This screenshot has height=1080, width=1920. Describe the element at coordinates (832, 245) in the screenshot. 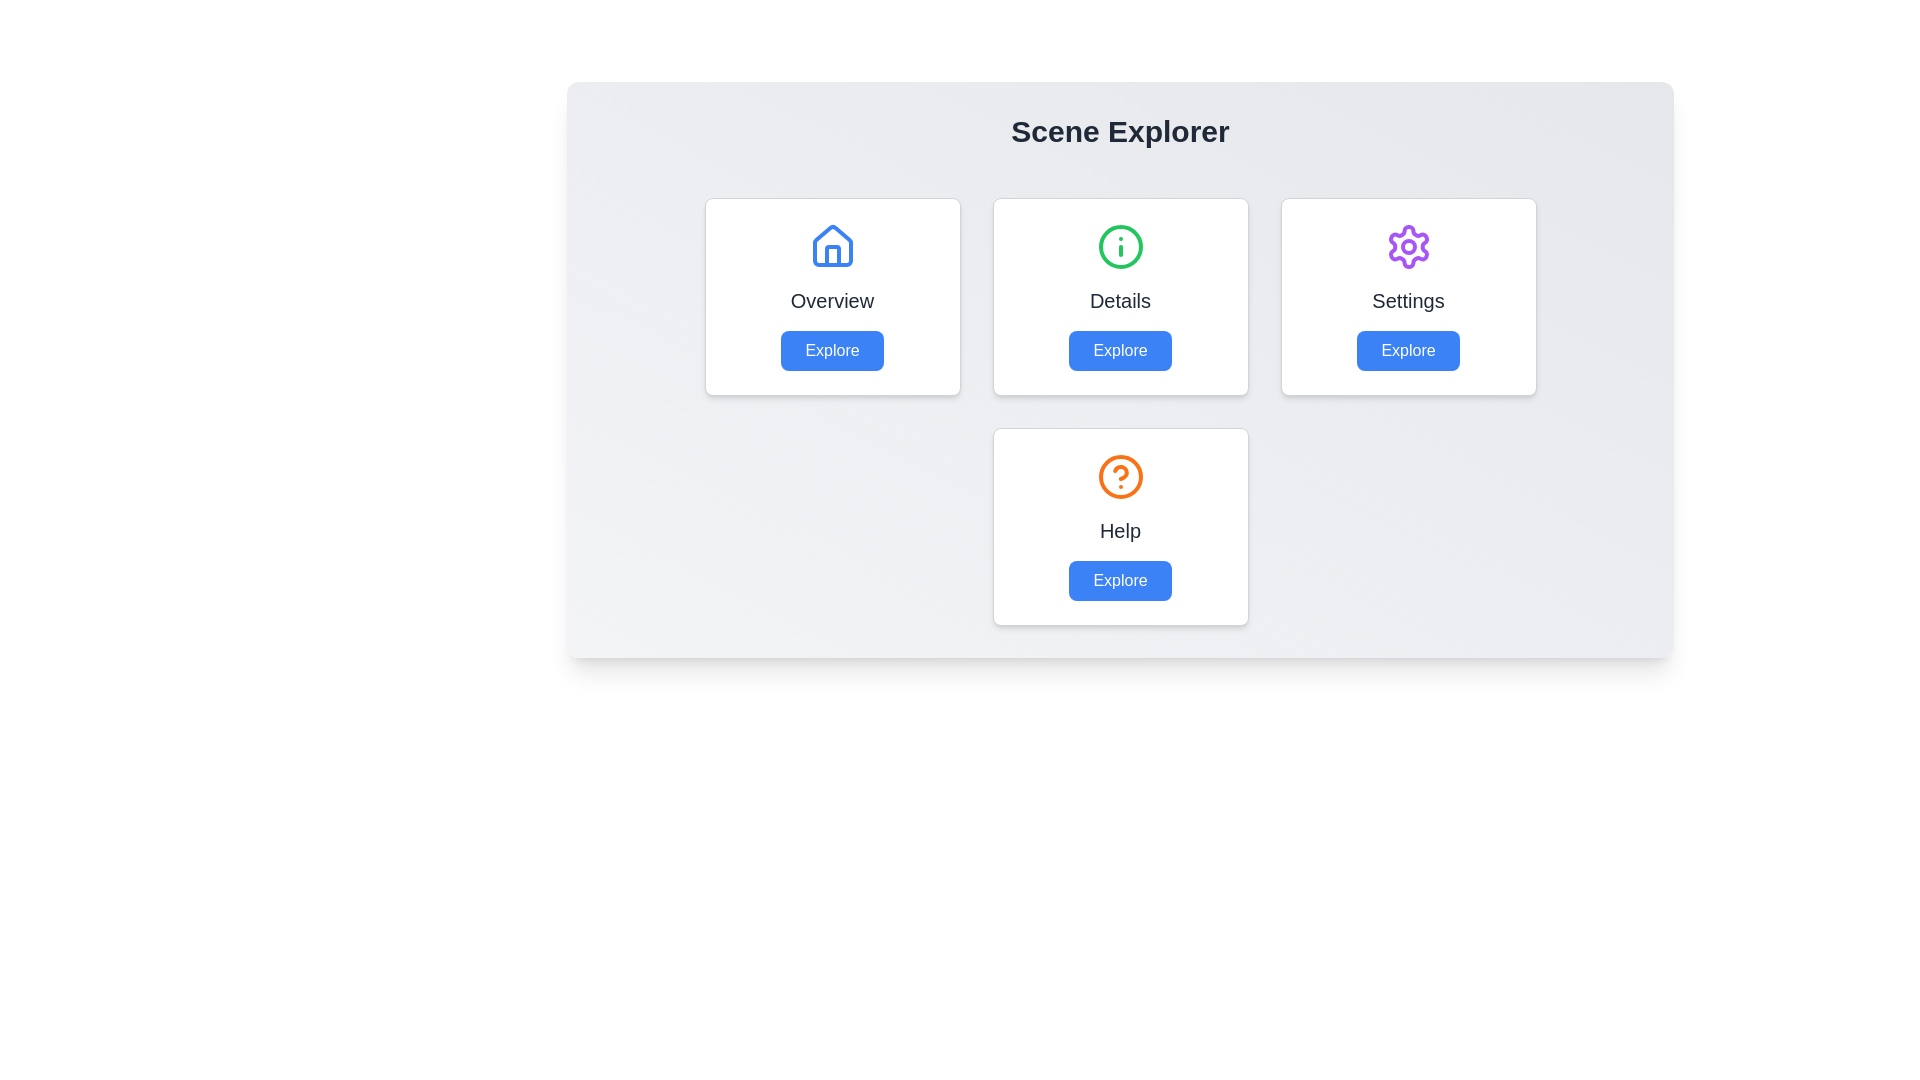

I see `the house-shaped SVG icon located at the top-left position of the 2x2 grid layout` at that location.